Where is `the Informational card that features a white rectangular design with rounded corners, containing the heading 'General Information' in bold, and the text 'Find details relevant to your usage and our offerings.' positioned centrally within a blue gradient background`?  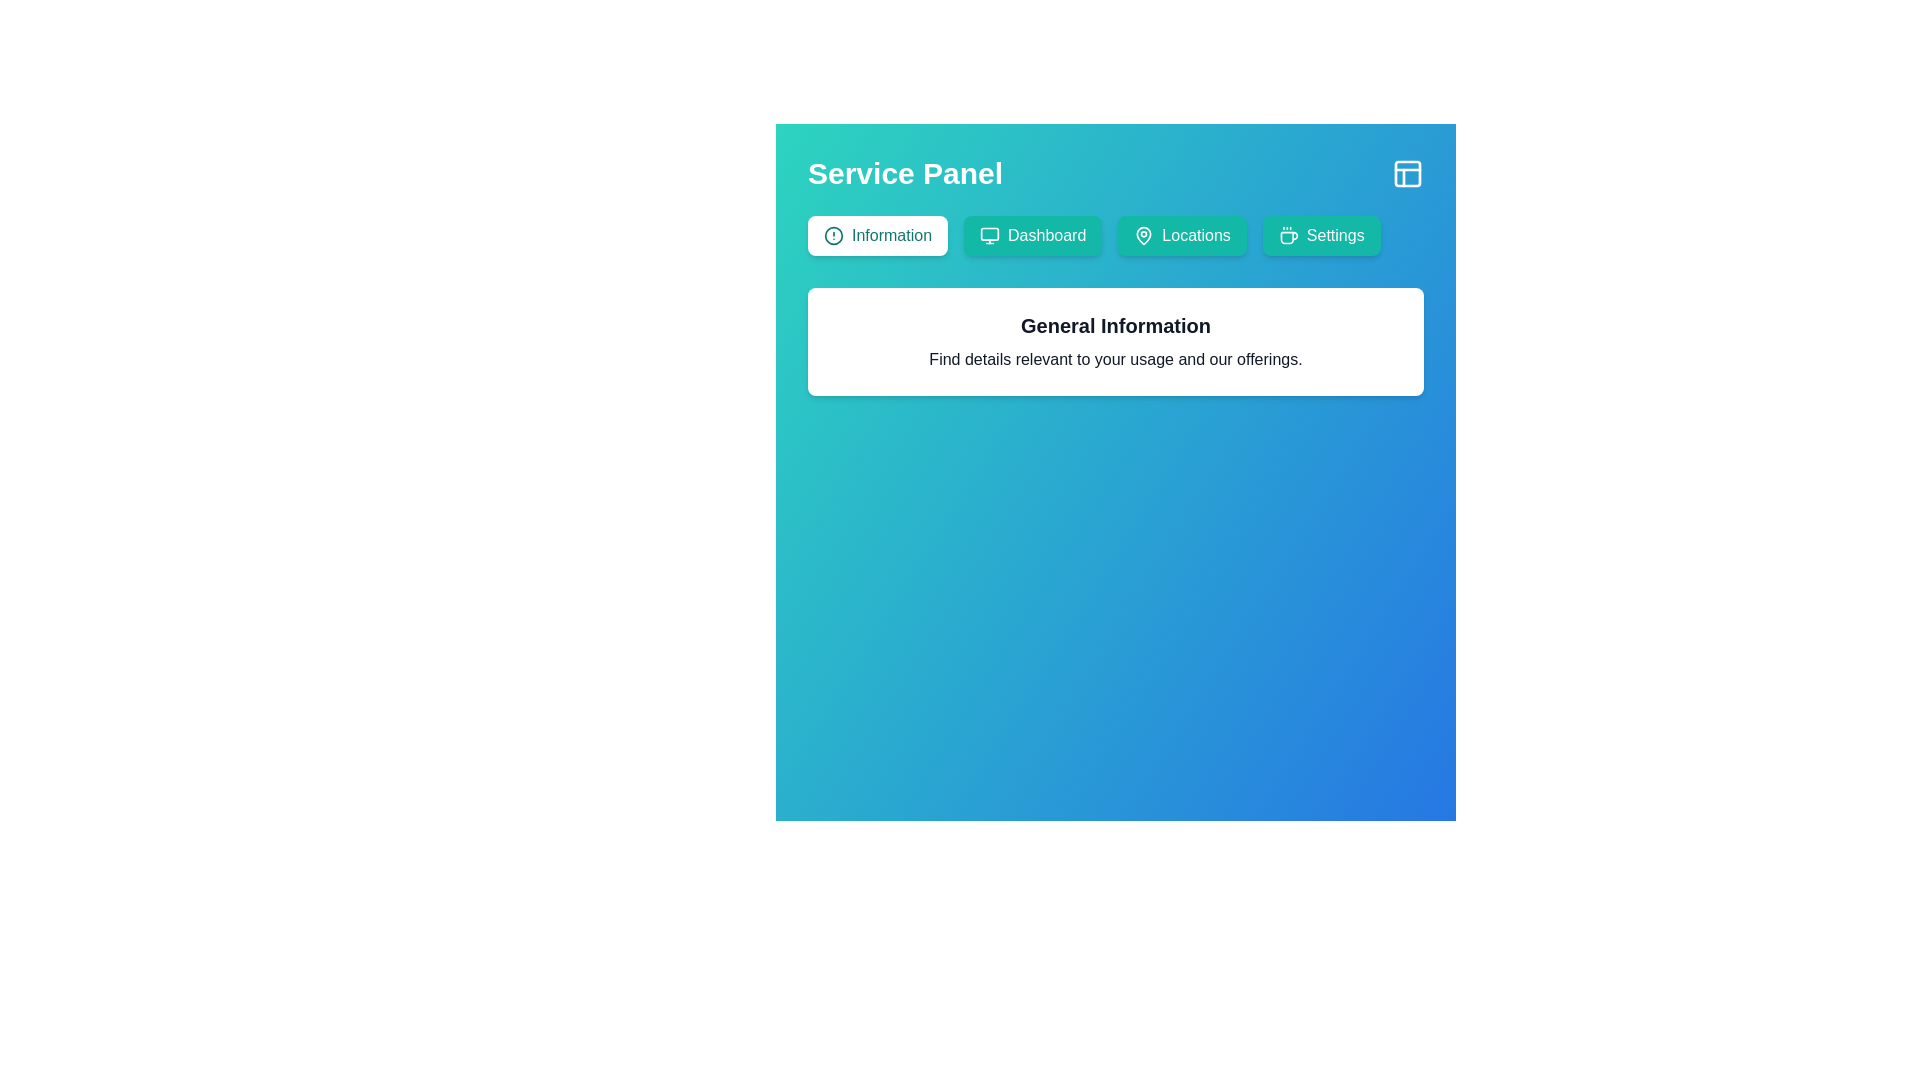 the Informational card that features a white rectangular design with rounded corners, containing the heading 'General Information' in bold, and the text 'Find details relevant to your usage and our offerings.' positioned centrally within a blue gradient background is located at coordinates (1115, 341).